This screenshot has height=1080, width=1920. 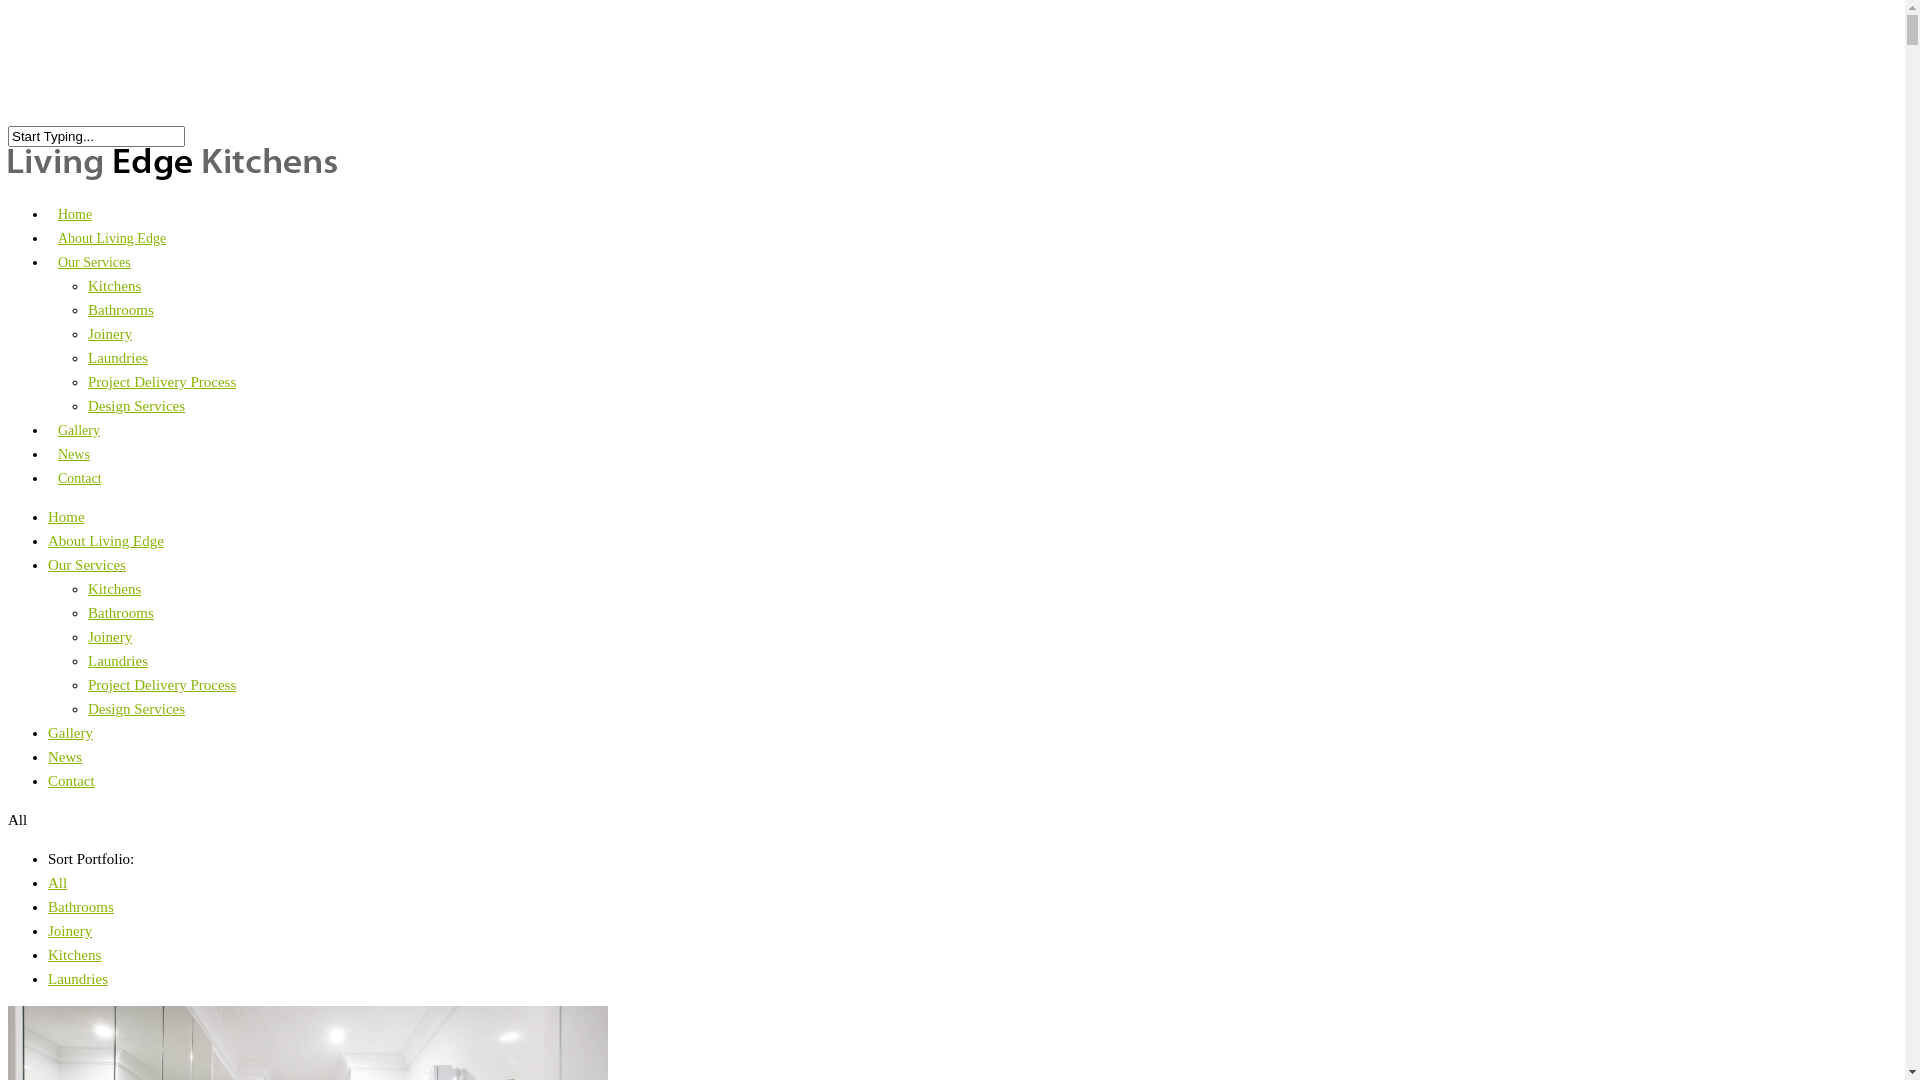 I want to click on 'Contact', so click(x=71, y=779).